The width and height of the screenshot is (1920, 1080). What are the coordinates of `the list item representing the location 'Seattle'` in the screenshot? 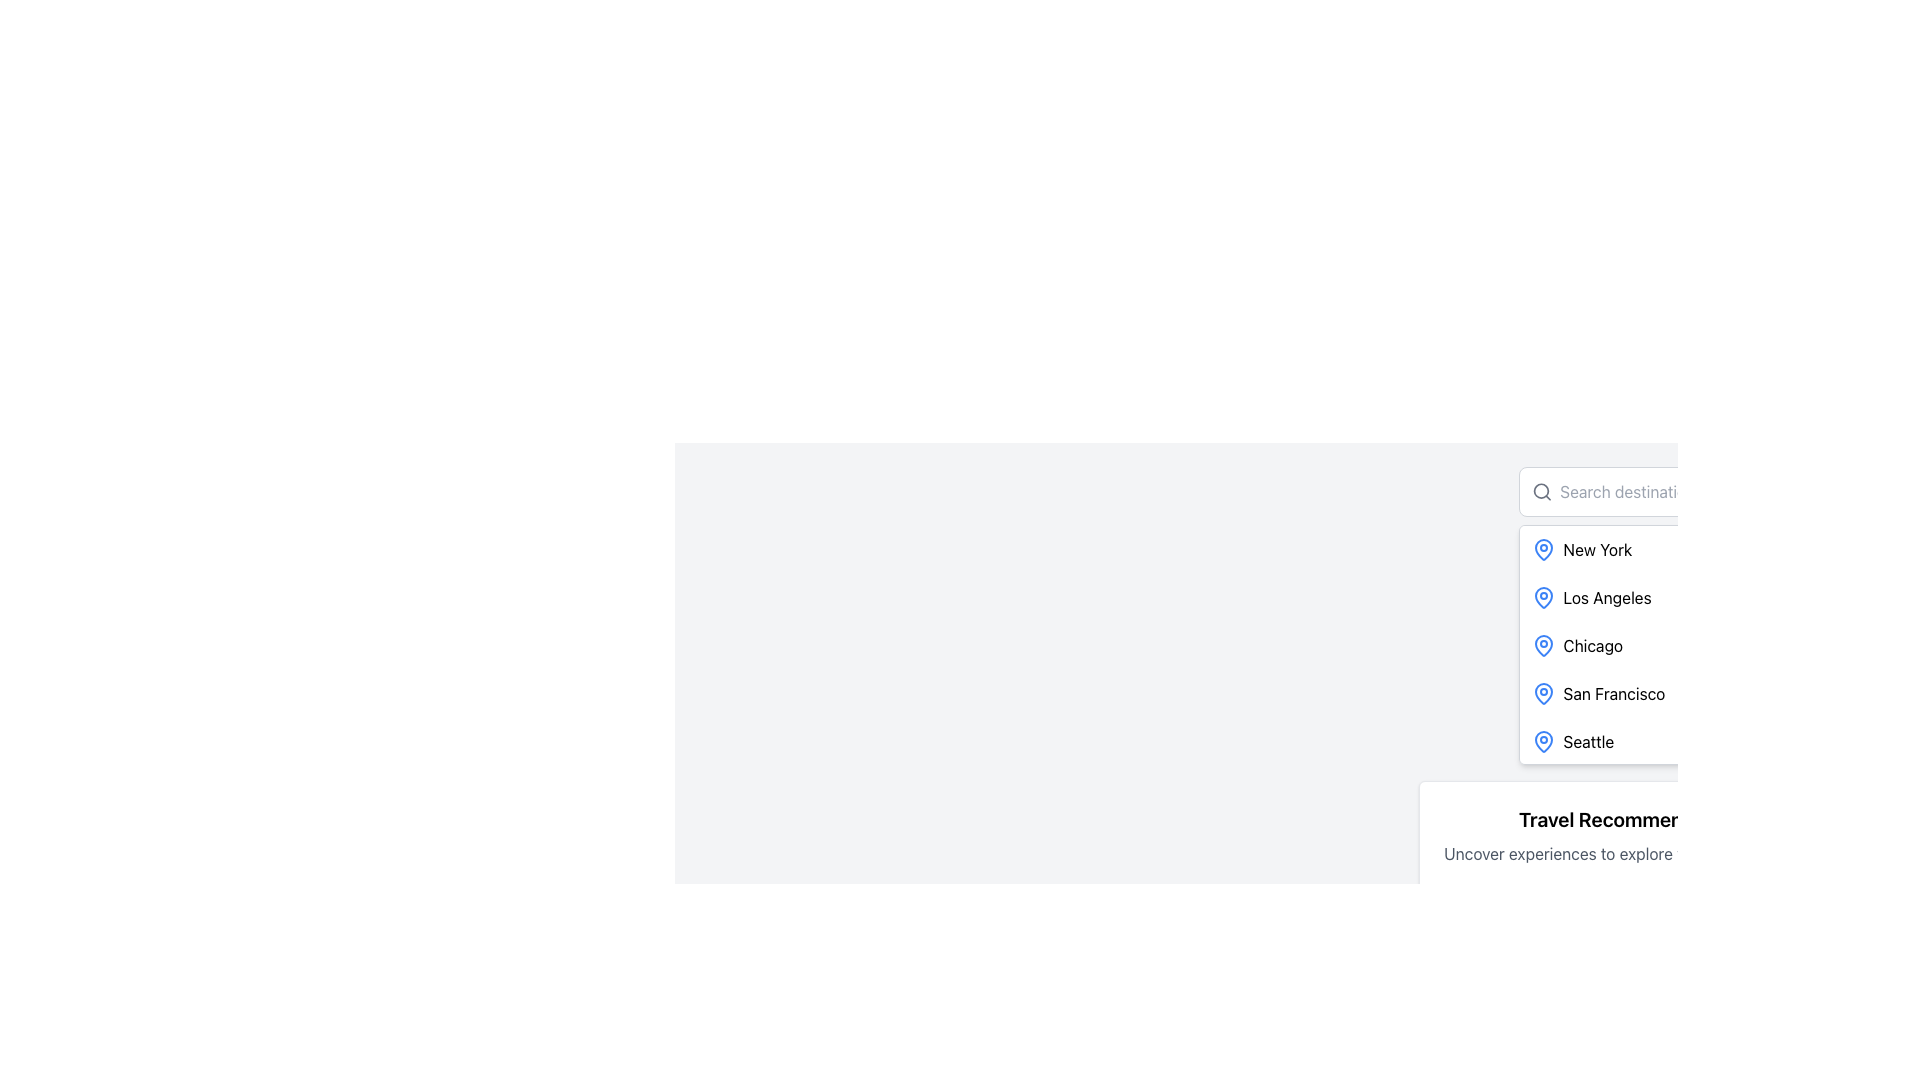 It's located at (1635, 741).